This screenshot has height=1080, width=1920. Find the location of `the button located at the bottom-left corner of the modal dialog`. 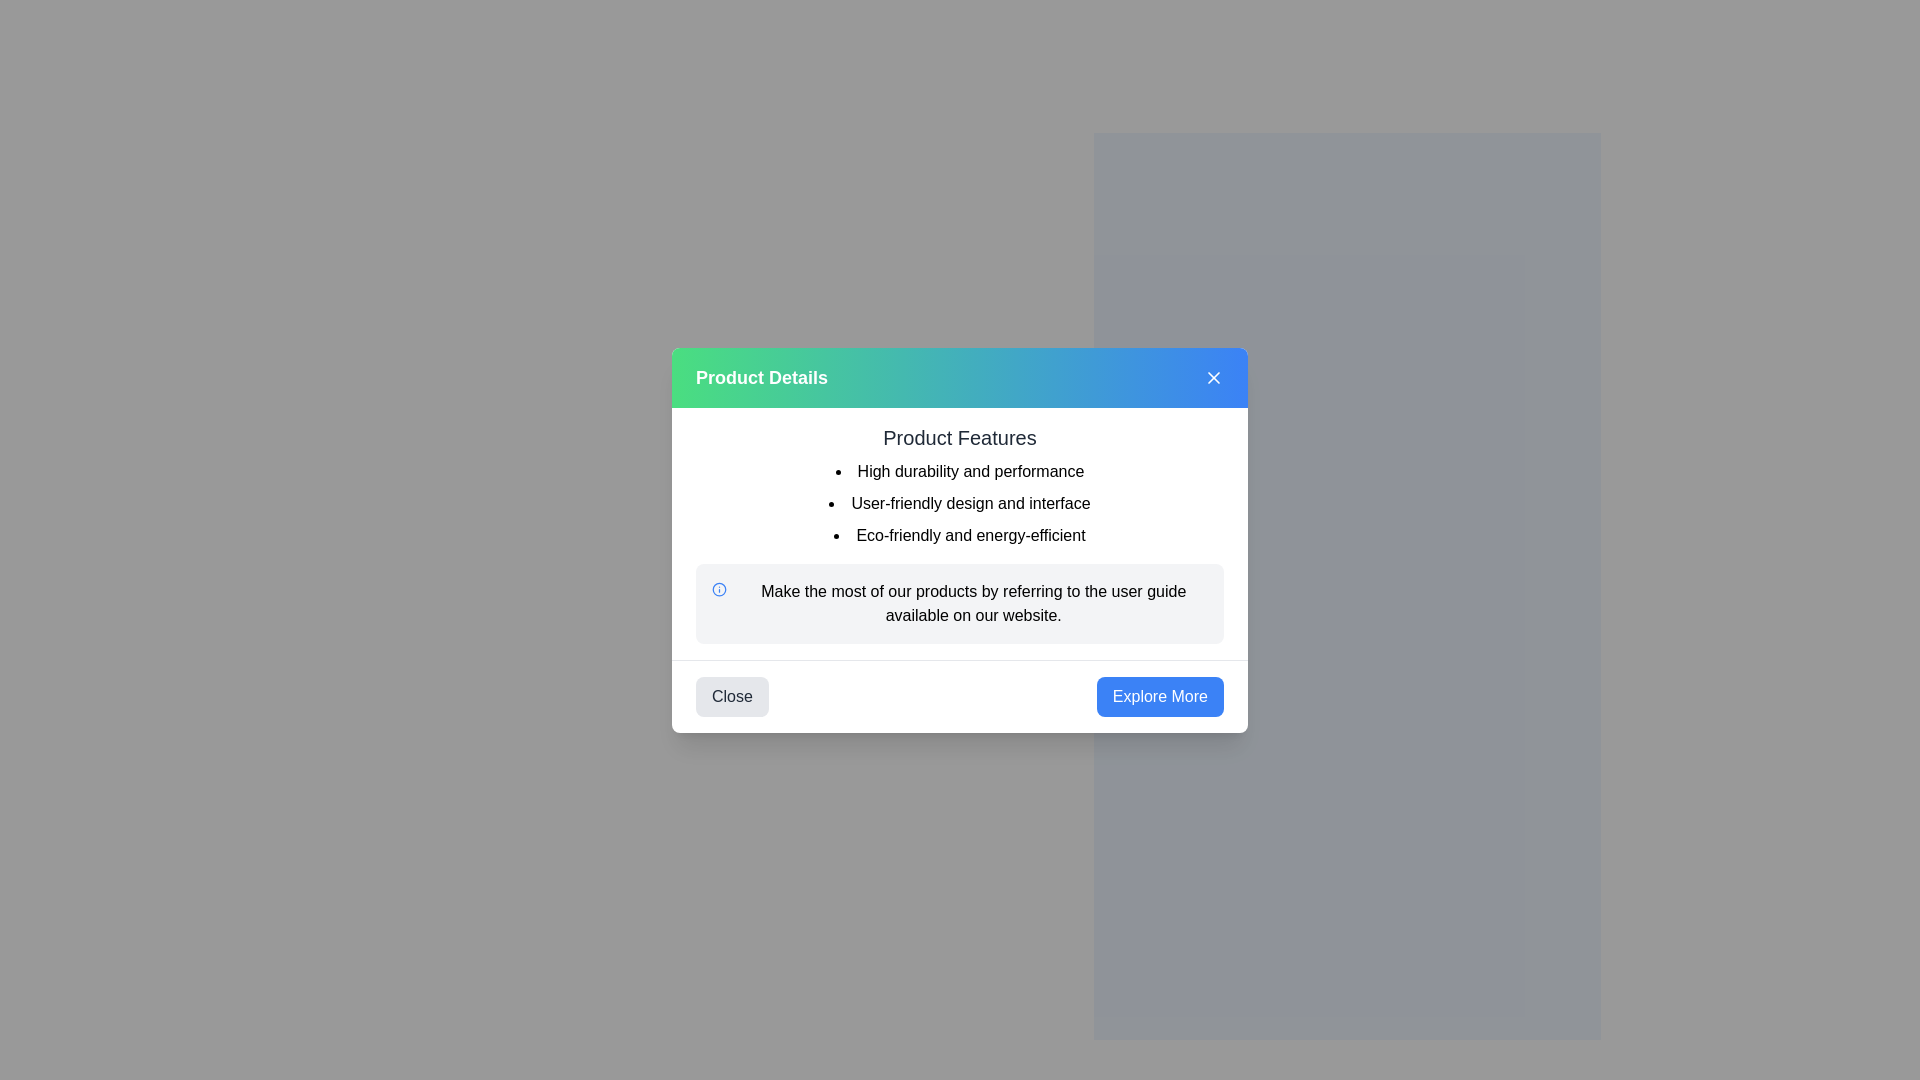

the button located at the bottom-left corner of the modal dialog is located at coordinates (731, 695).